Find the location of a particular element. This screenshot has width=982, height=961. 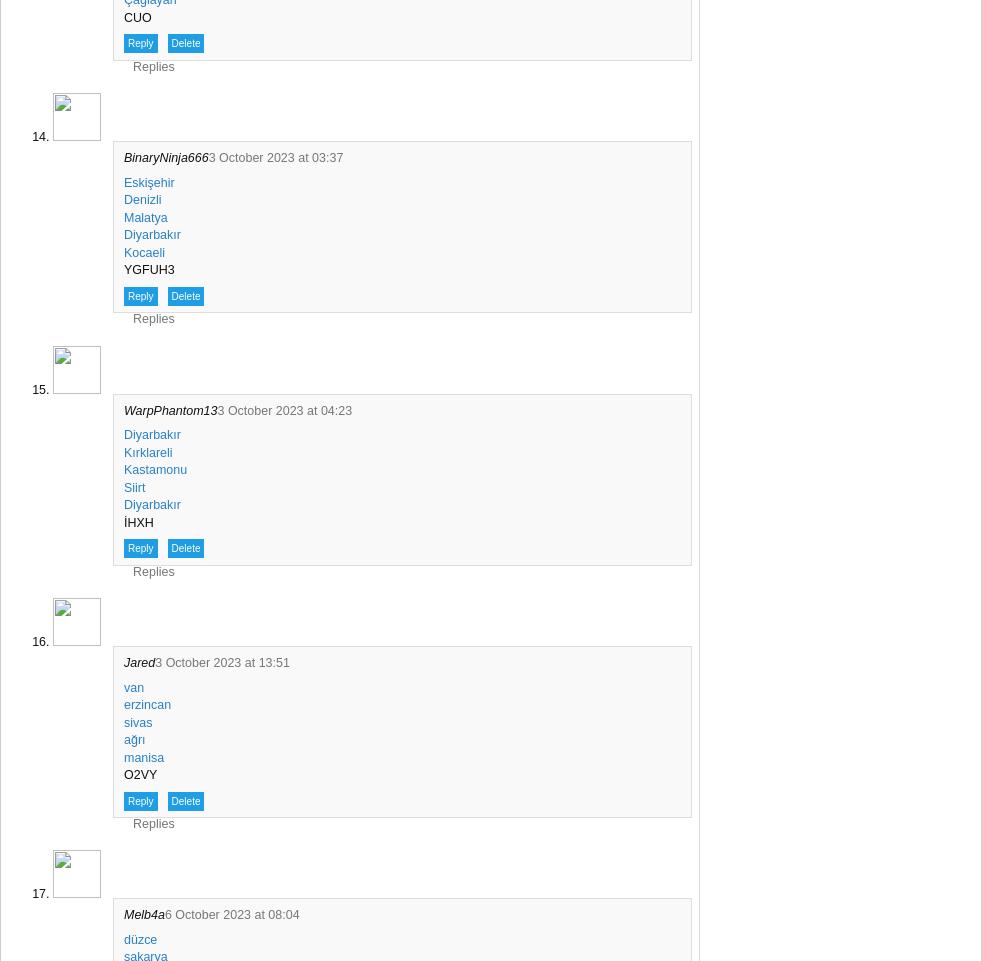

'YGFUH3' is located at coordinates (147, 270).